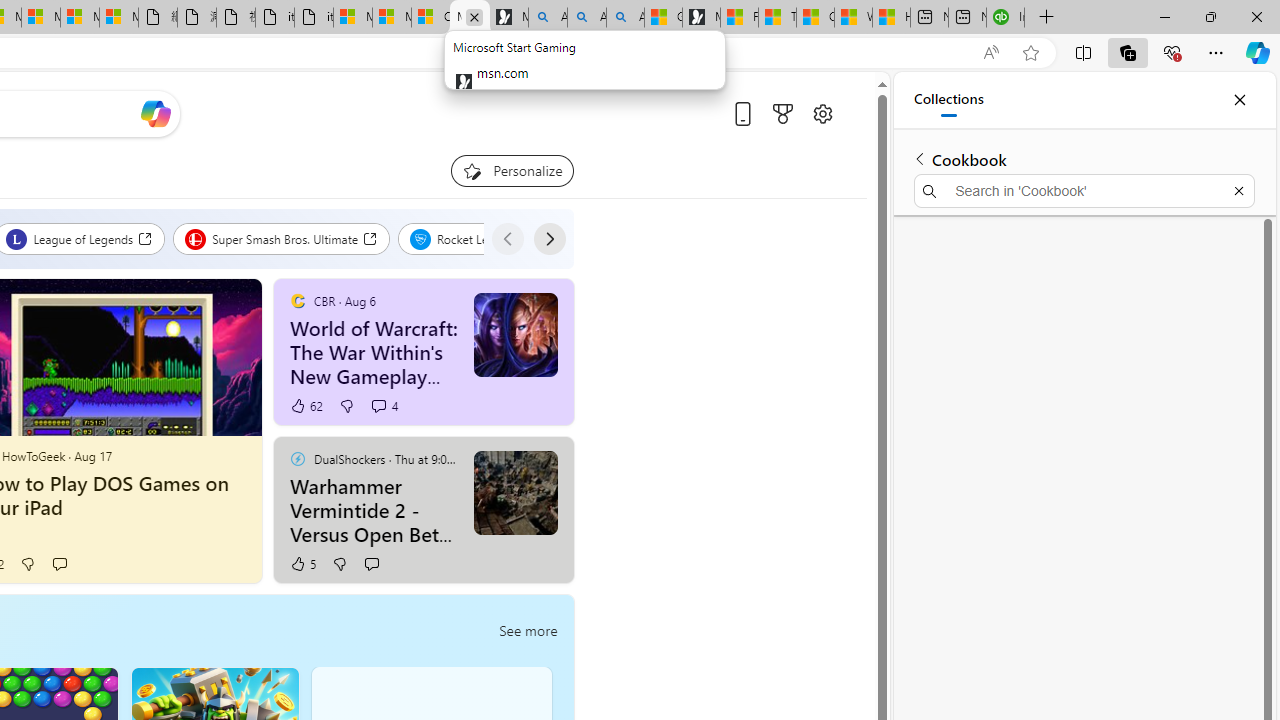  I want to click on '5 Like', so click(301, 564).